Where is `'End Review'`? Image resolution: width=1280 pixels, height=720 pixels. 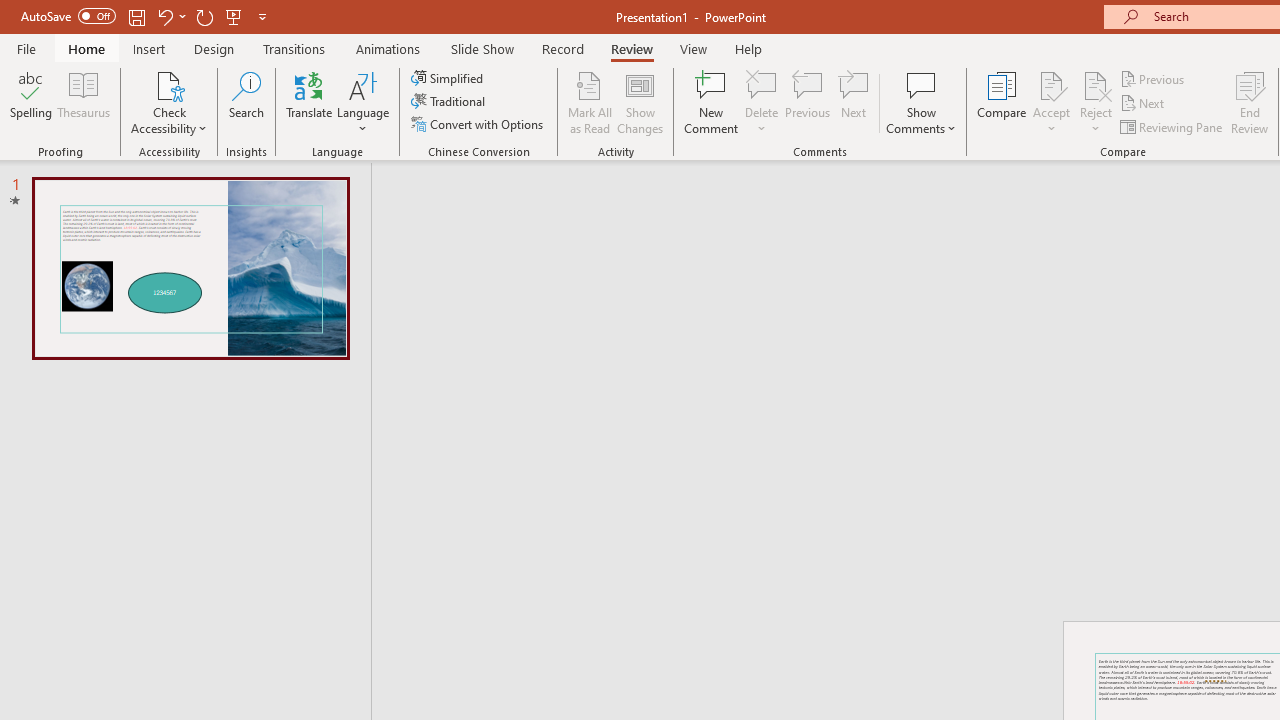
'End Review' is located at coordinates (1248, 103).